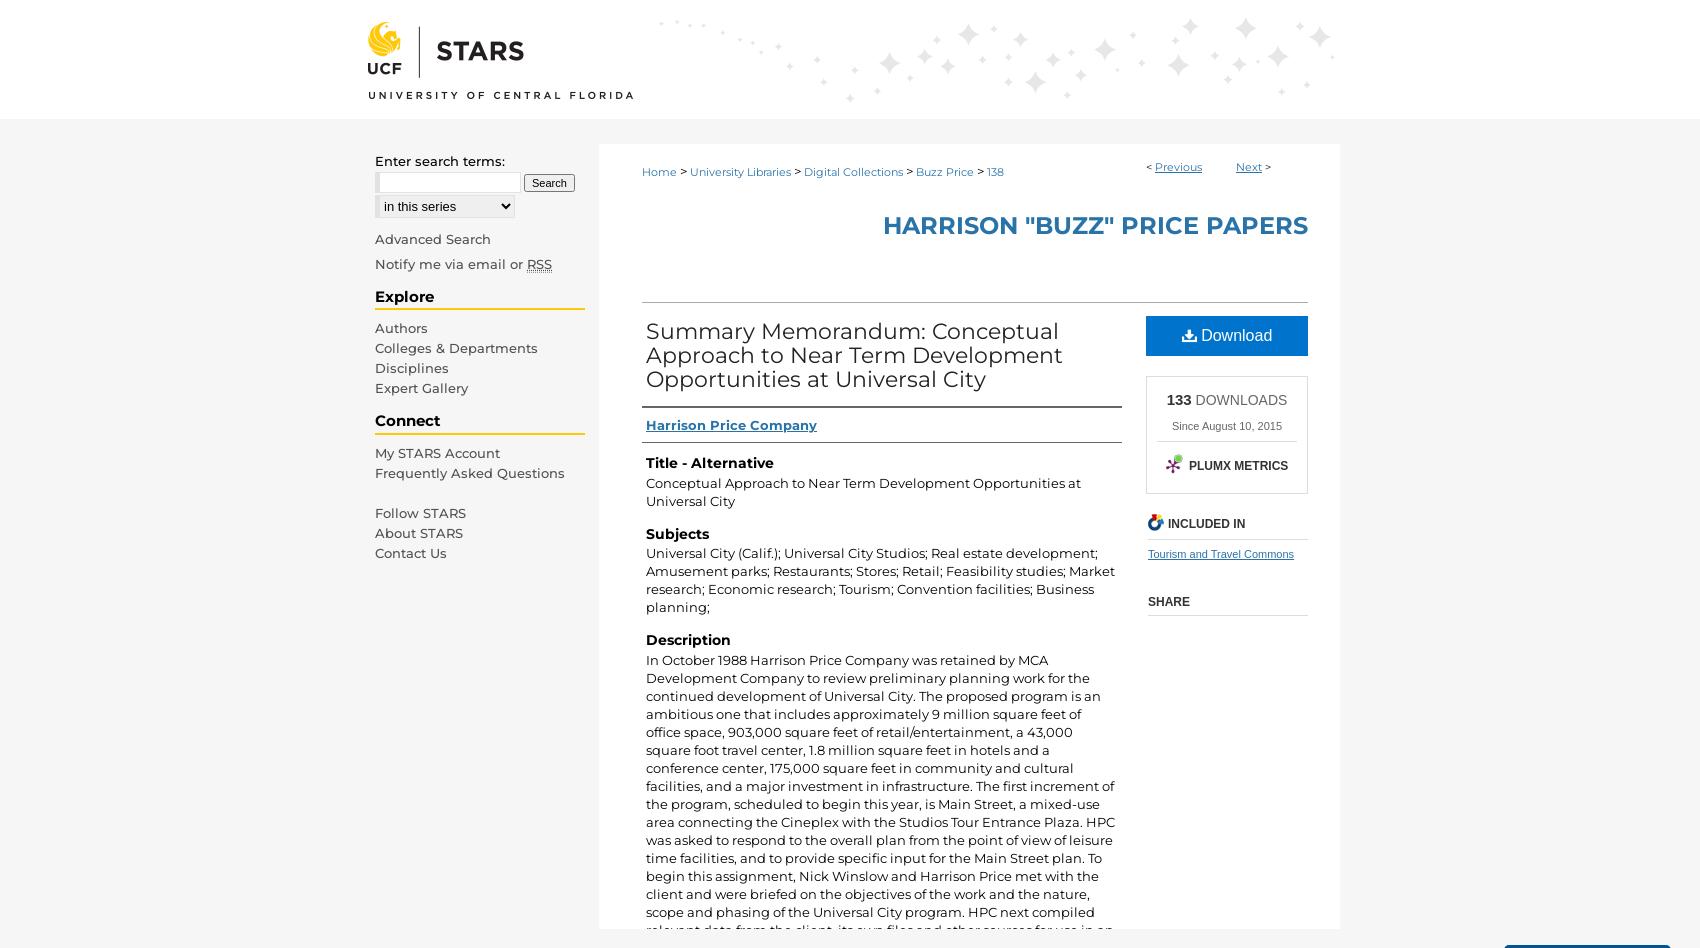 Image resolution: width=1700 pixels, height=948 pixels. What do you see at coordinates (374, 532) in the screenshot?
I see `'About STARS'` at bounding box center [374, 532].